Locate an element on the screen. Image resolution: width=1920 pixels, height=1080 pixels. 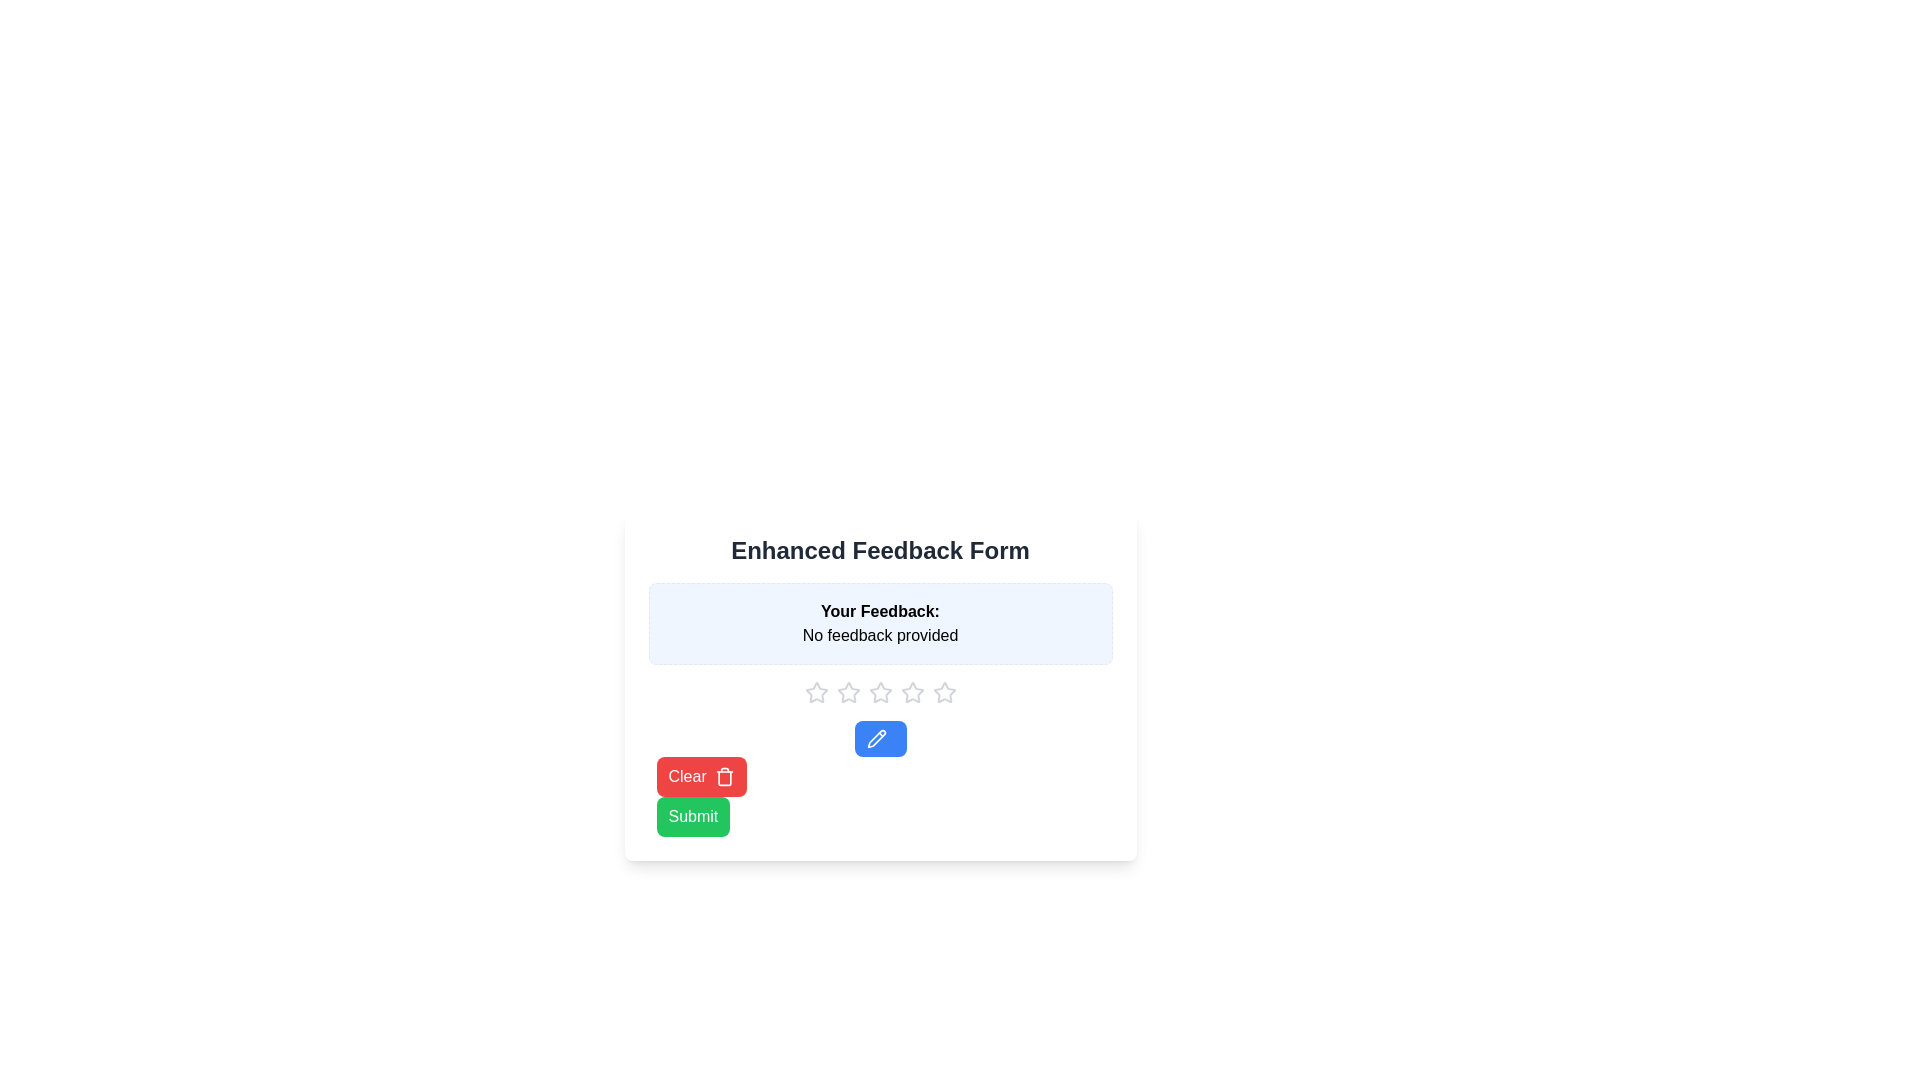
the first star icon in the 5-star rating system is located at coordinates (816, 692).